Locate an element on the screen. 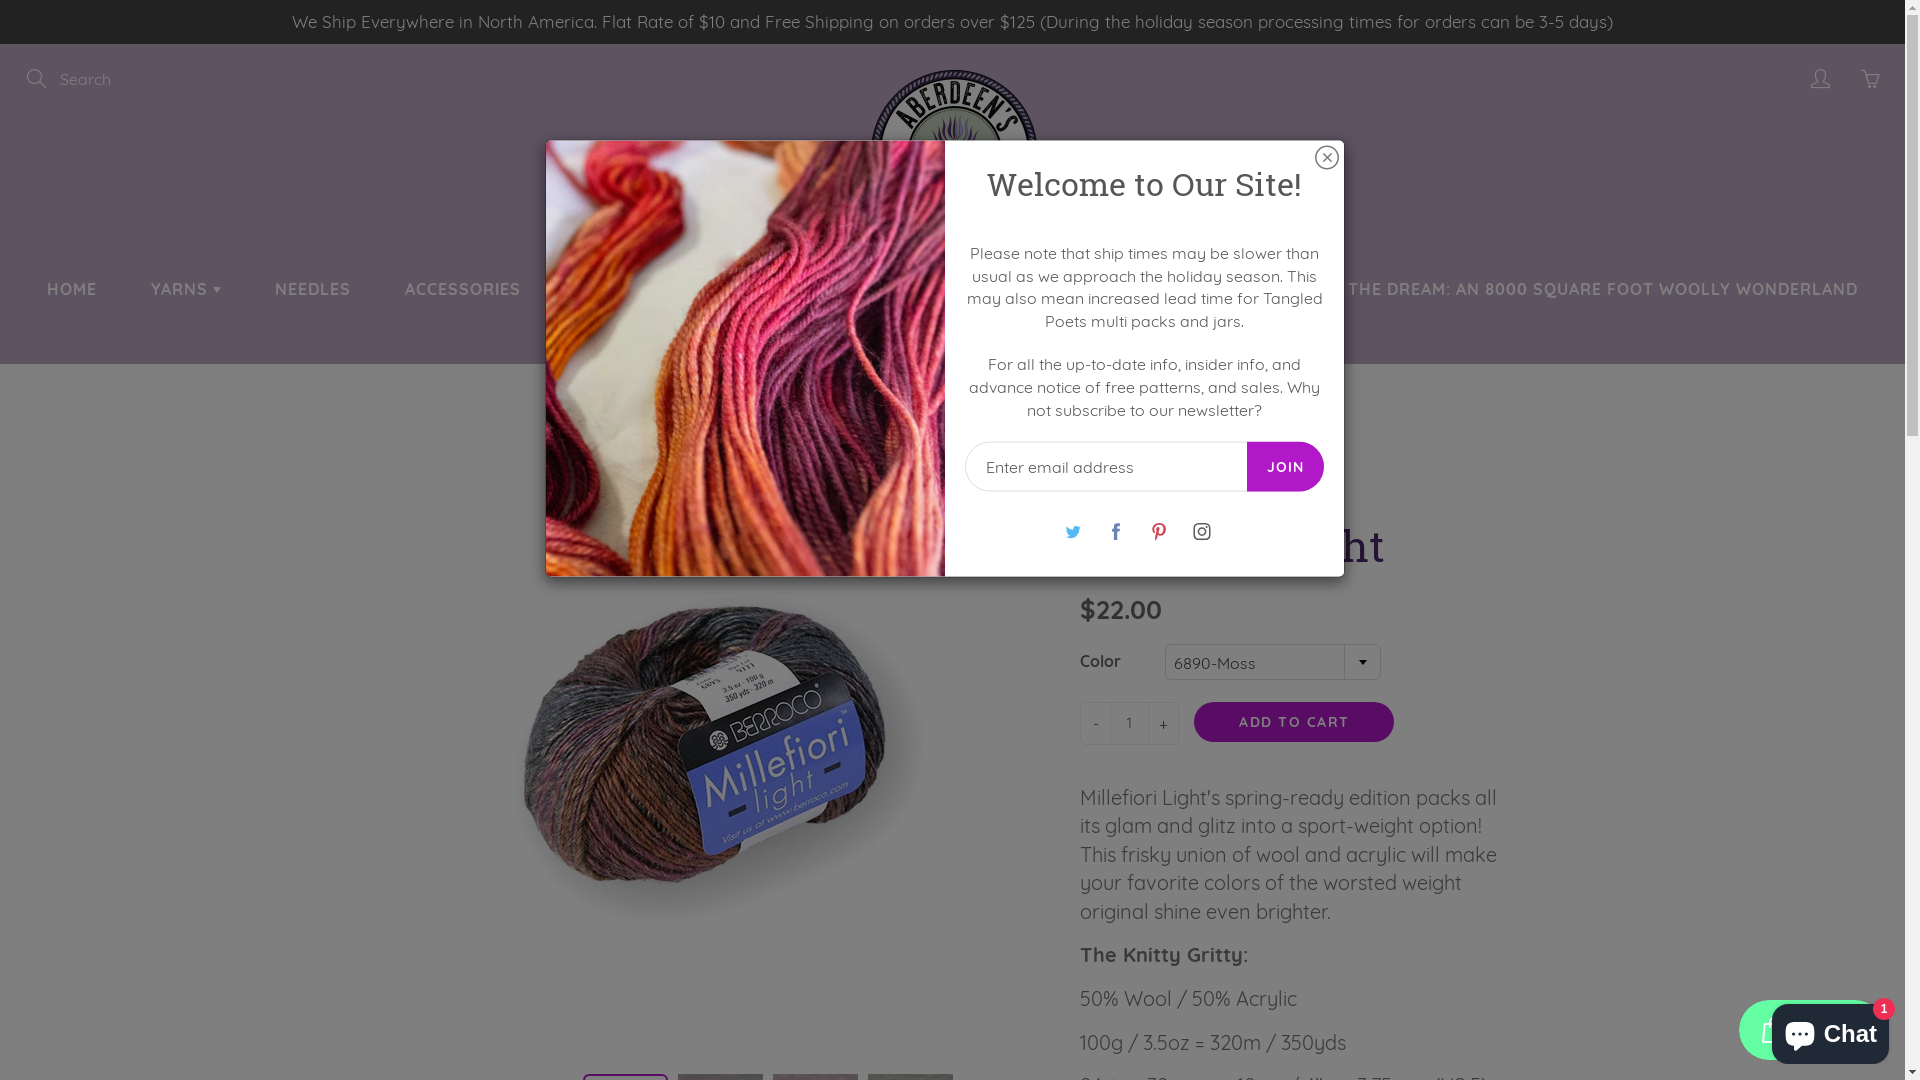 The height and width of the screenshot is (1080, 1920). 'My account' is located at coordinates (1819, 77).